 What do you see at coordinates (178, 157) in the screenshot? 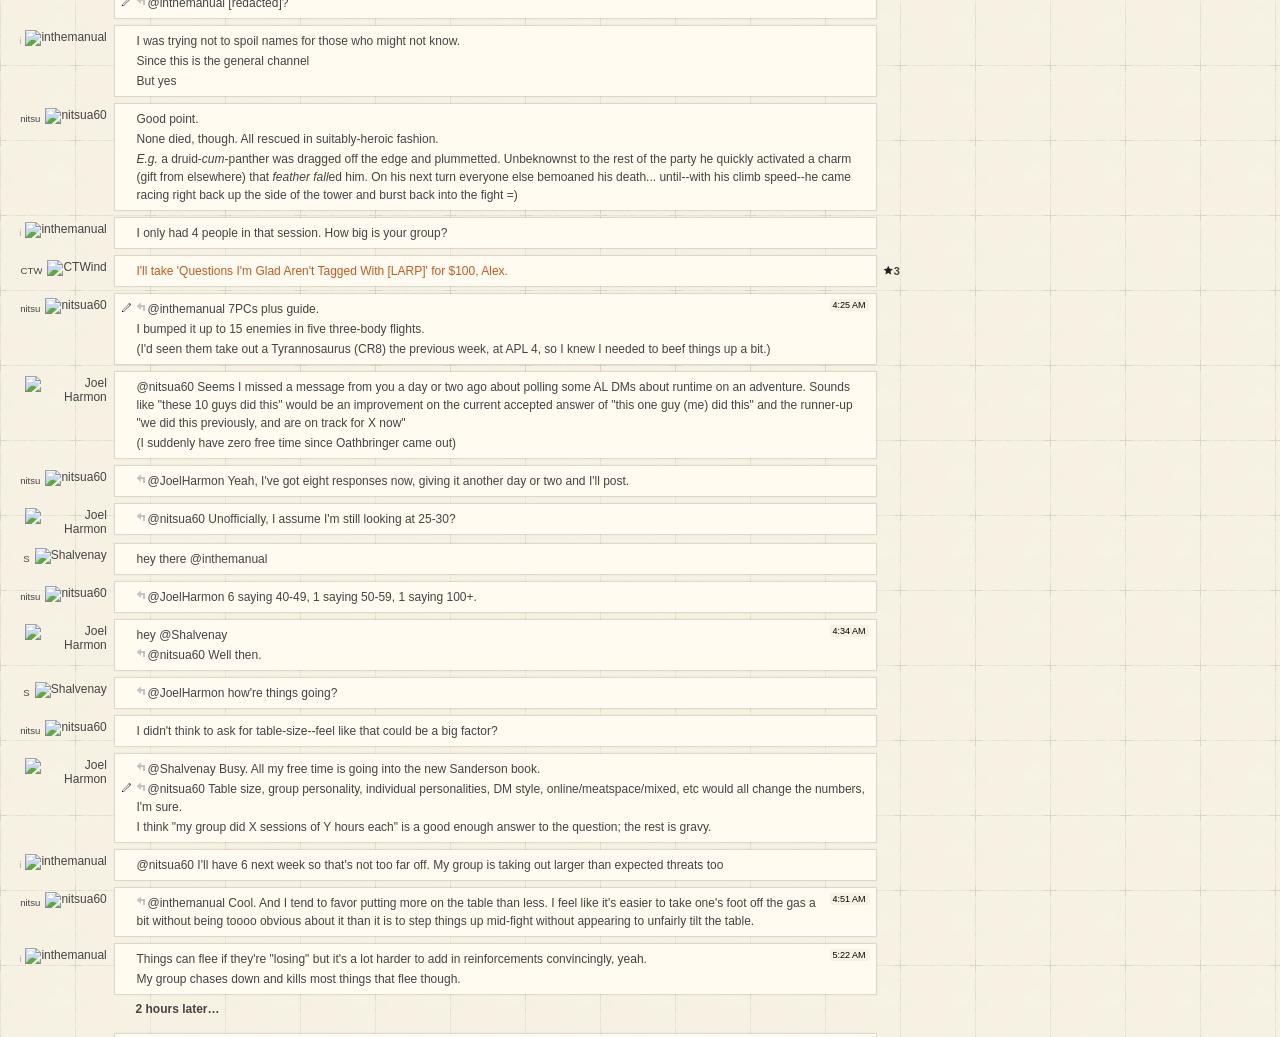
I see `'a druid-'` at bounding box center [178, 157].